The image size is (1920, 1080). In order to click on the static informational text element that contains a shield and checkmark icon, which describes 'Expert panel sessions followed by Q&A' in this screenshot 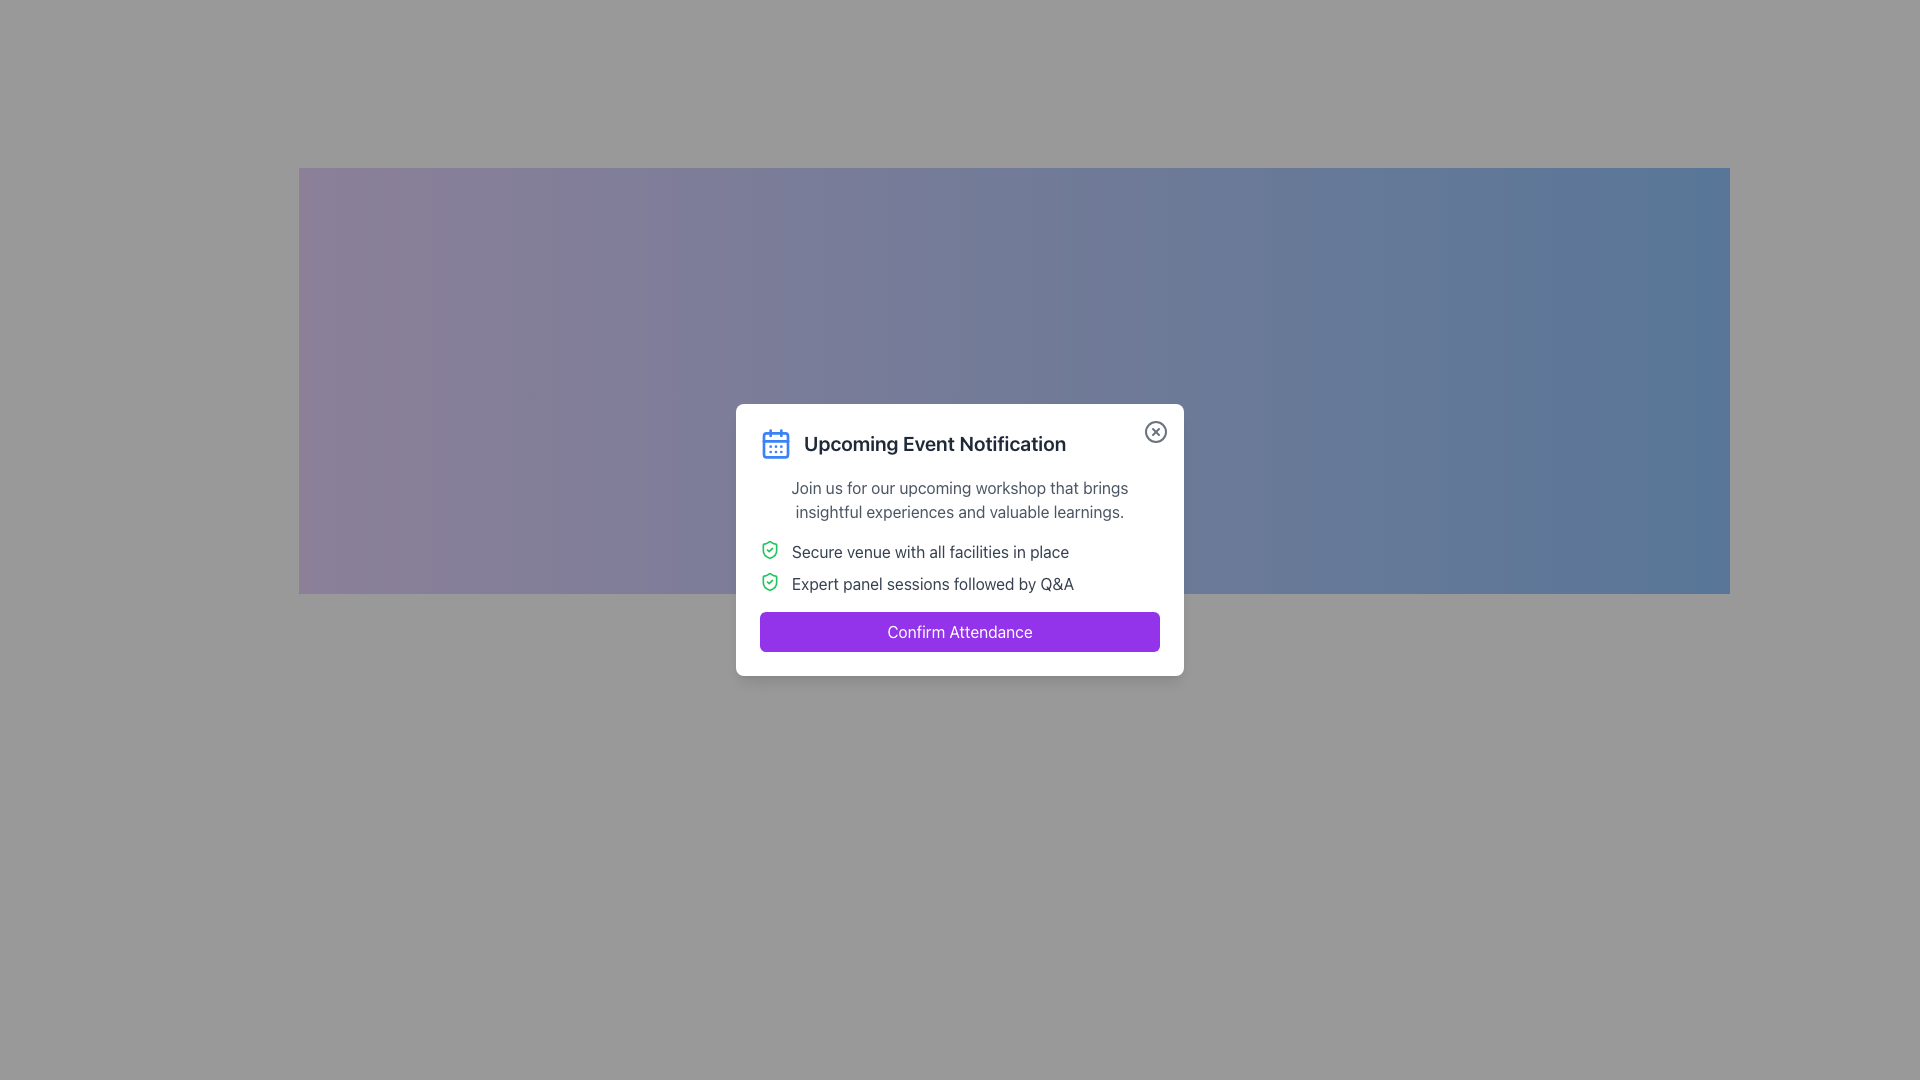, I will do `click(960, 583)`.